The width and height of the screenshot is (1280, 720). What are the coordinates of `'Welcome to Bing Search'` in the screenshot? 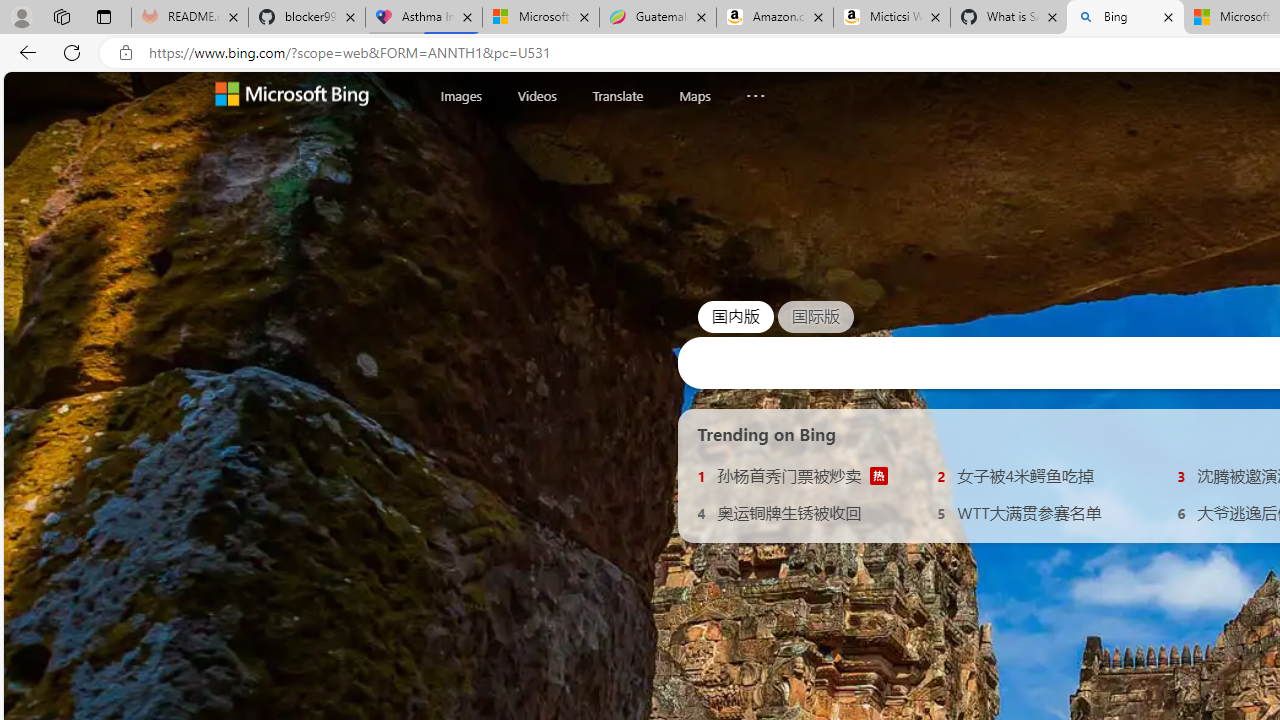 It's located at (290, 96).